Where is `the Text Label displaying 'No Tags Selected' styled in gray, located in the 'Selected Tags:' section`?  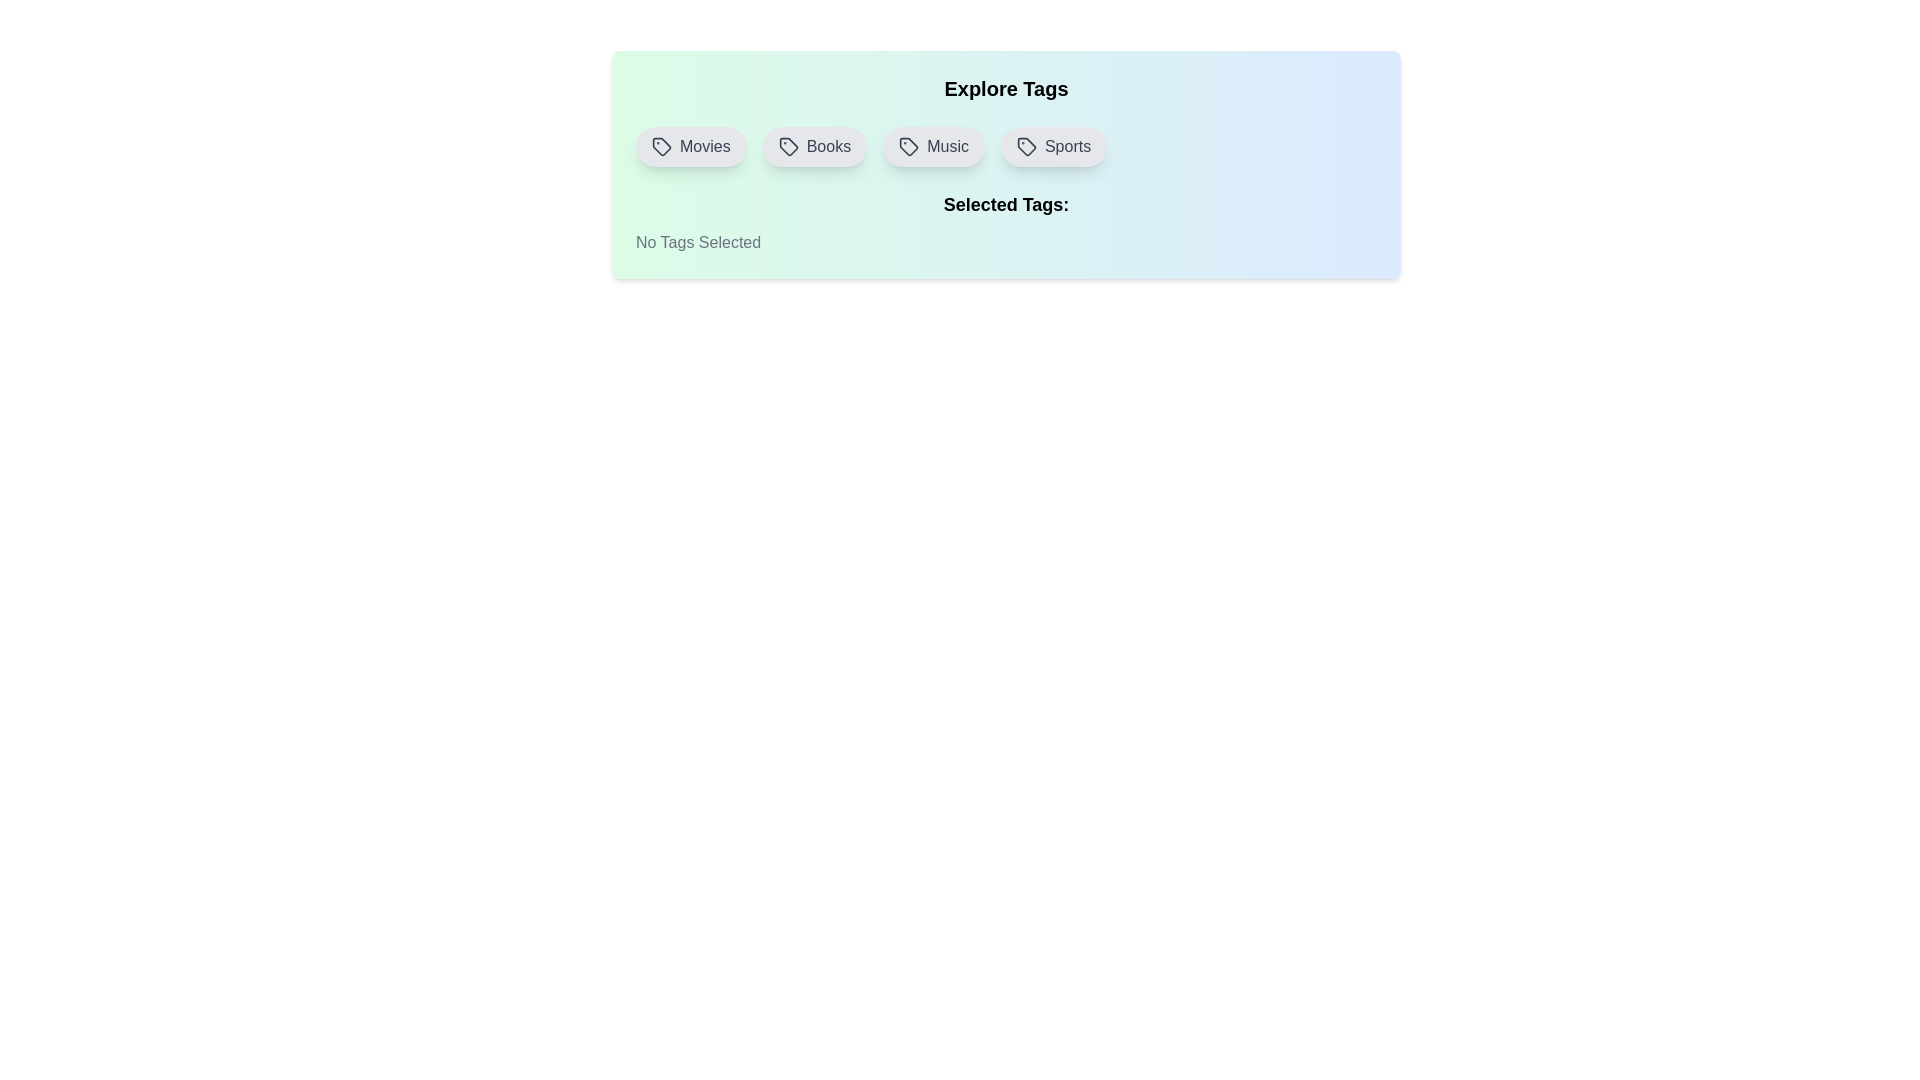 the Text Label displaying 'No Tags Selected' styled in gray, located in the 'Selected Tags:' section is located at coordinates (698, 242).